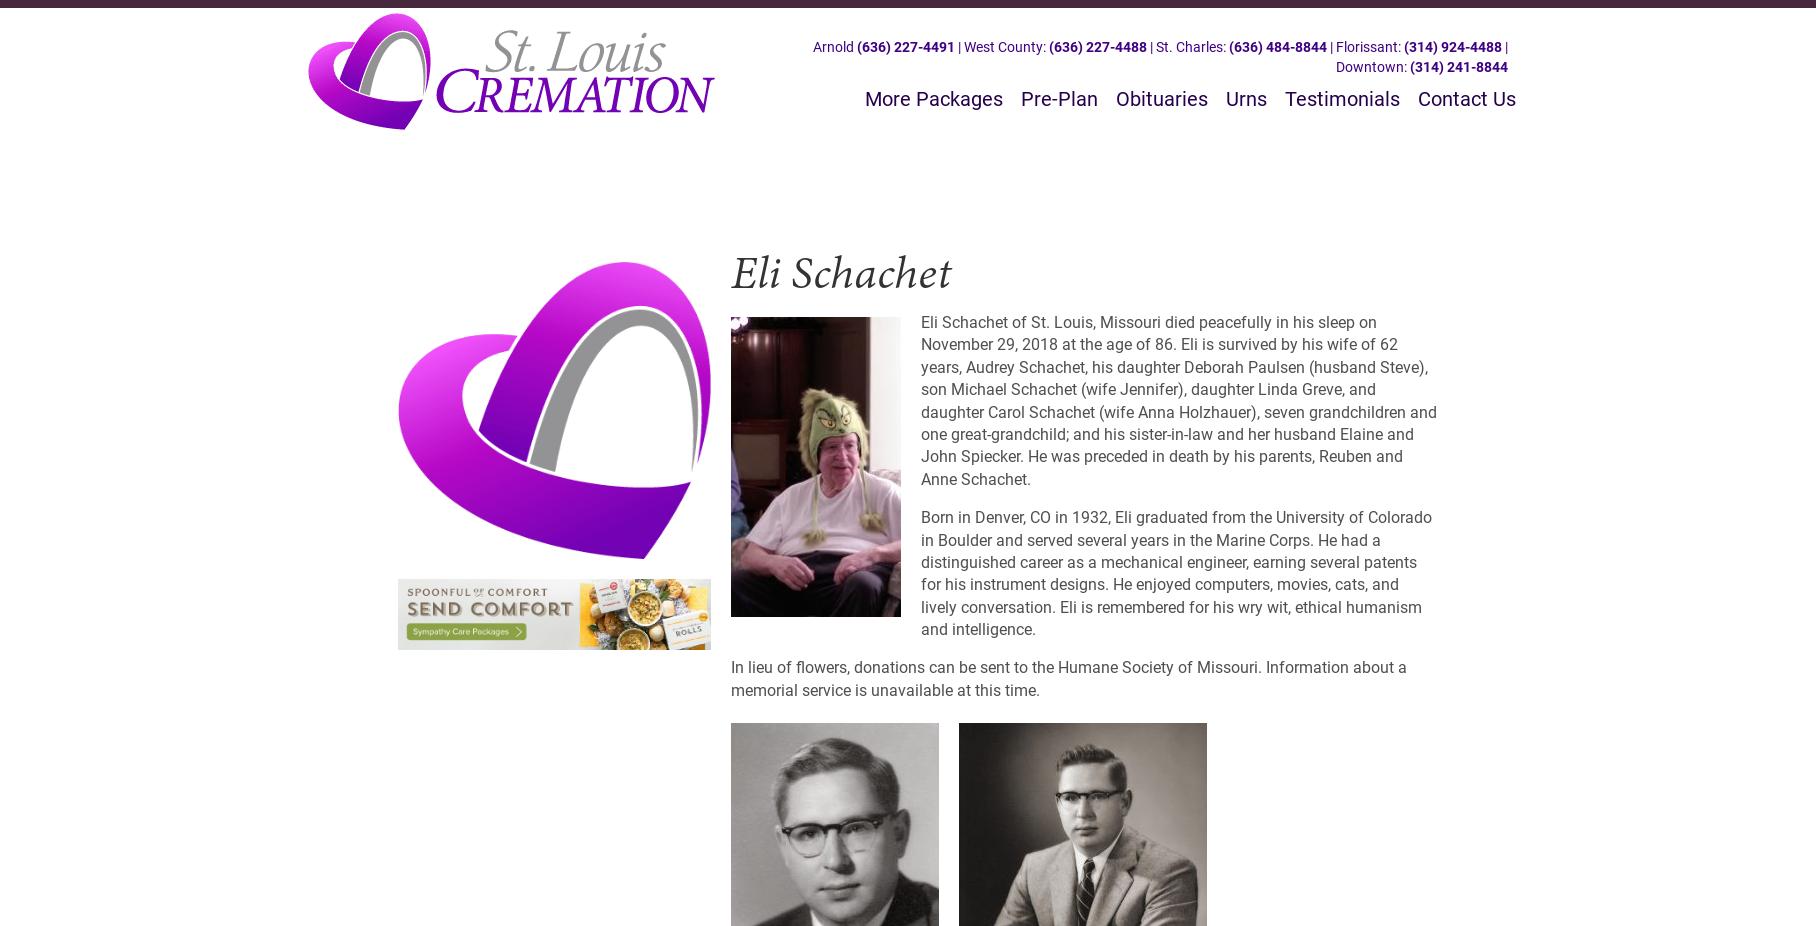 The image size is (1816, 926). I want to click on '(636) 484-8844', so click(1228, 45).